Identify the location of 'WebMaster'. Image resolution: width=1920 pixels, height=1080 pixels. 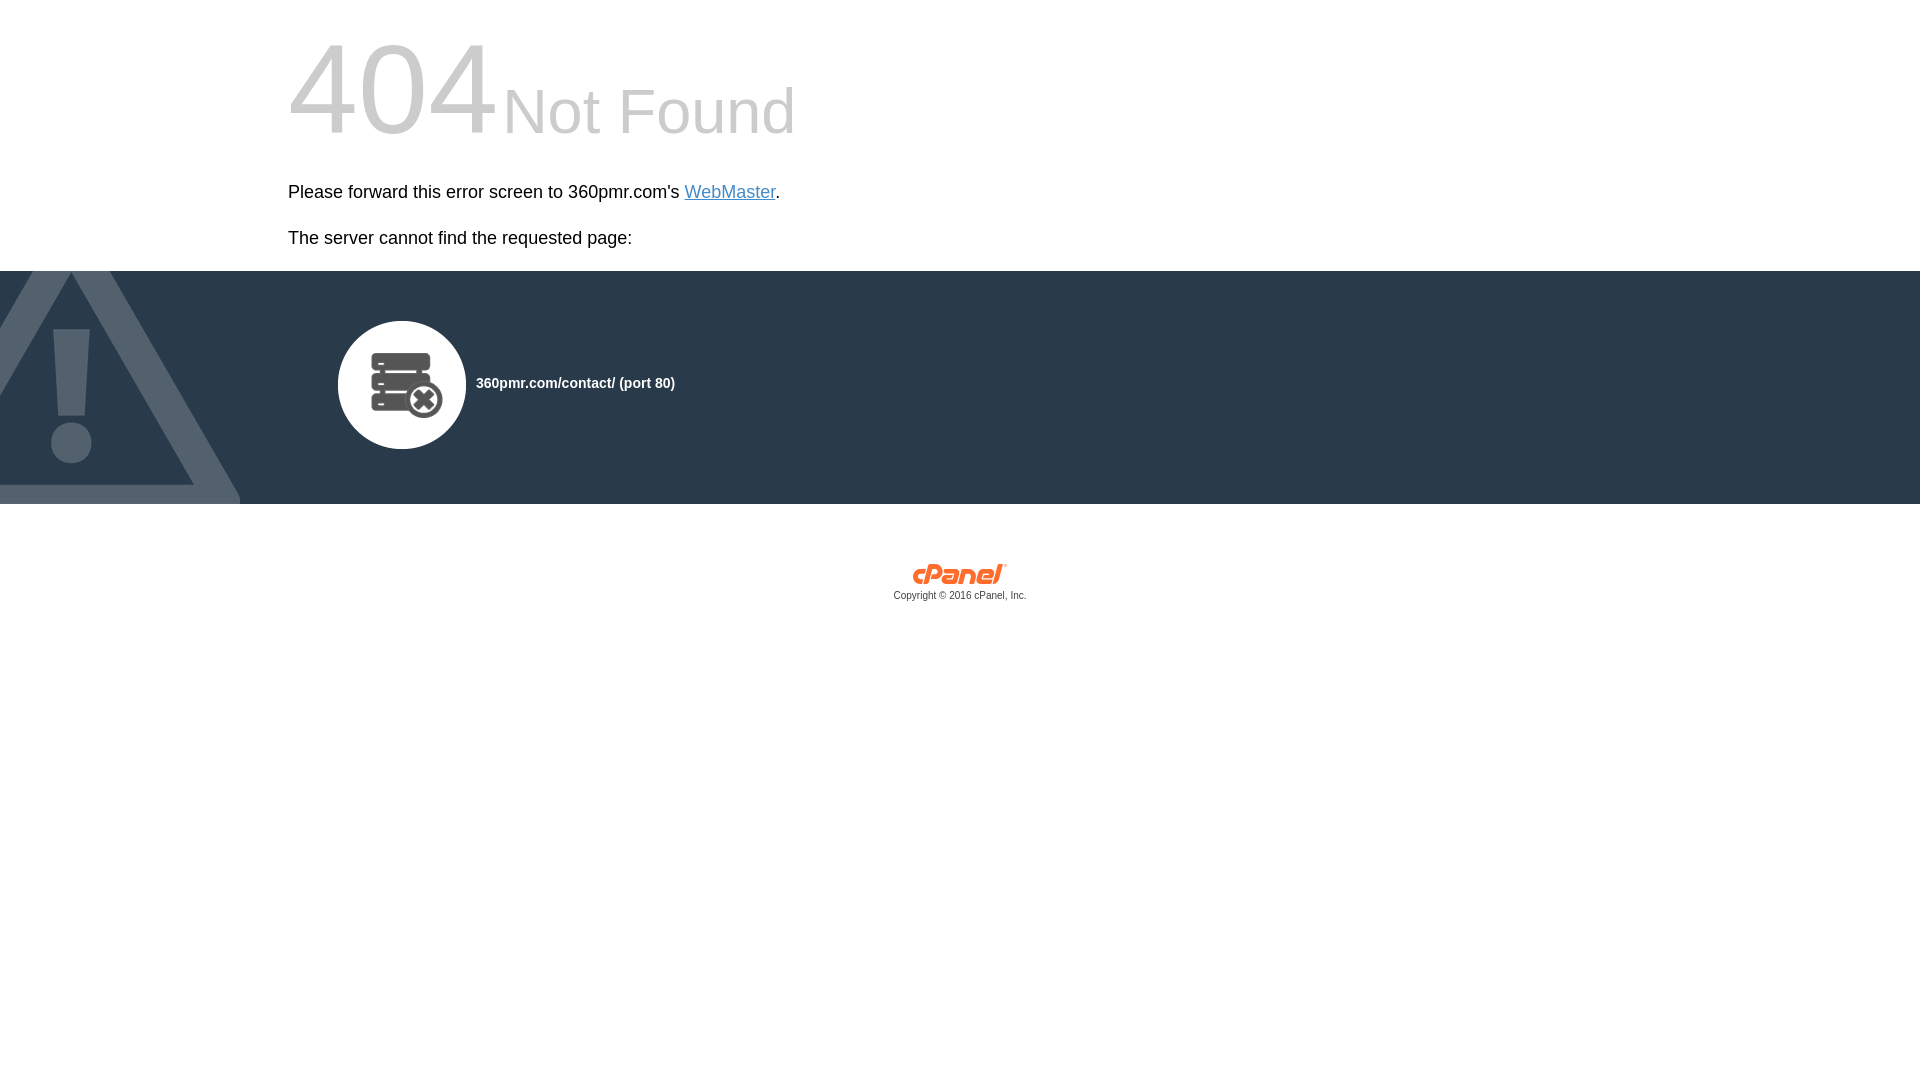
(729, 192).